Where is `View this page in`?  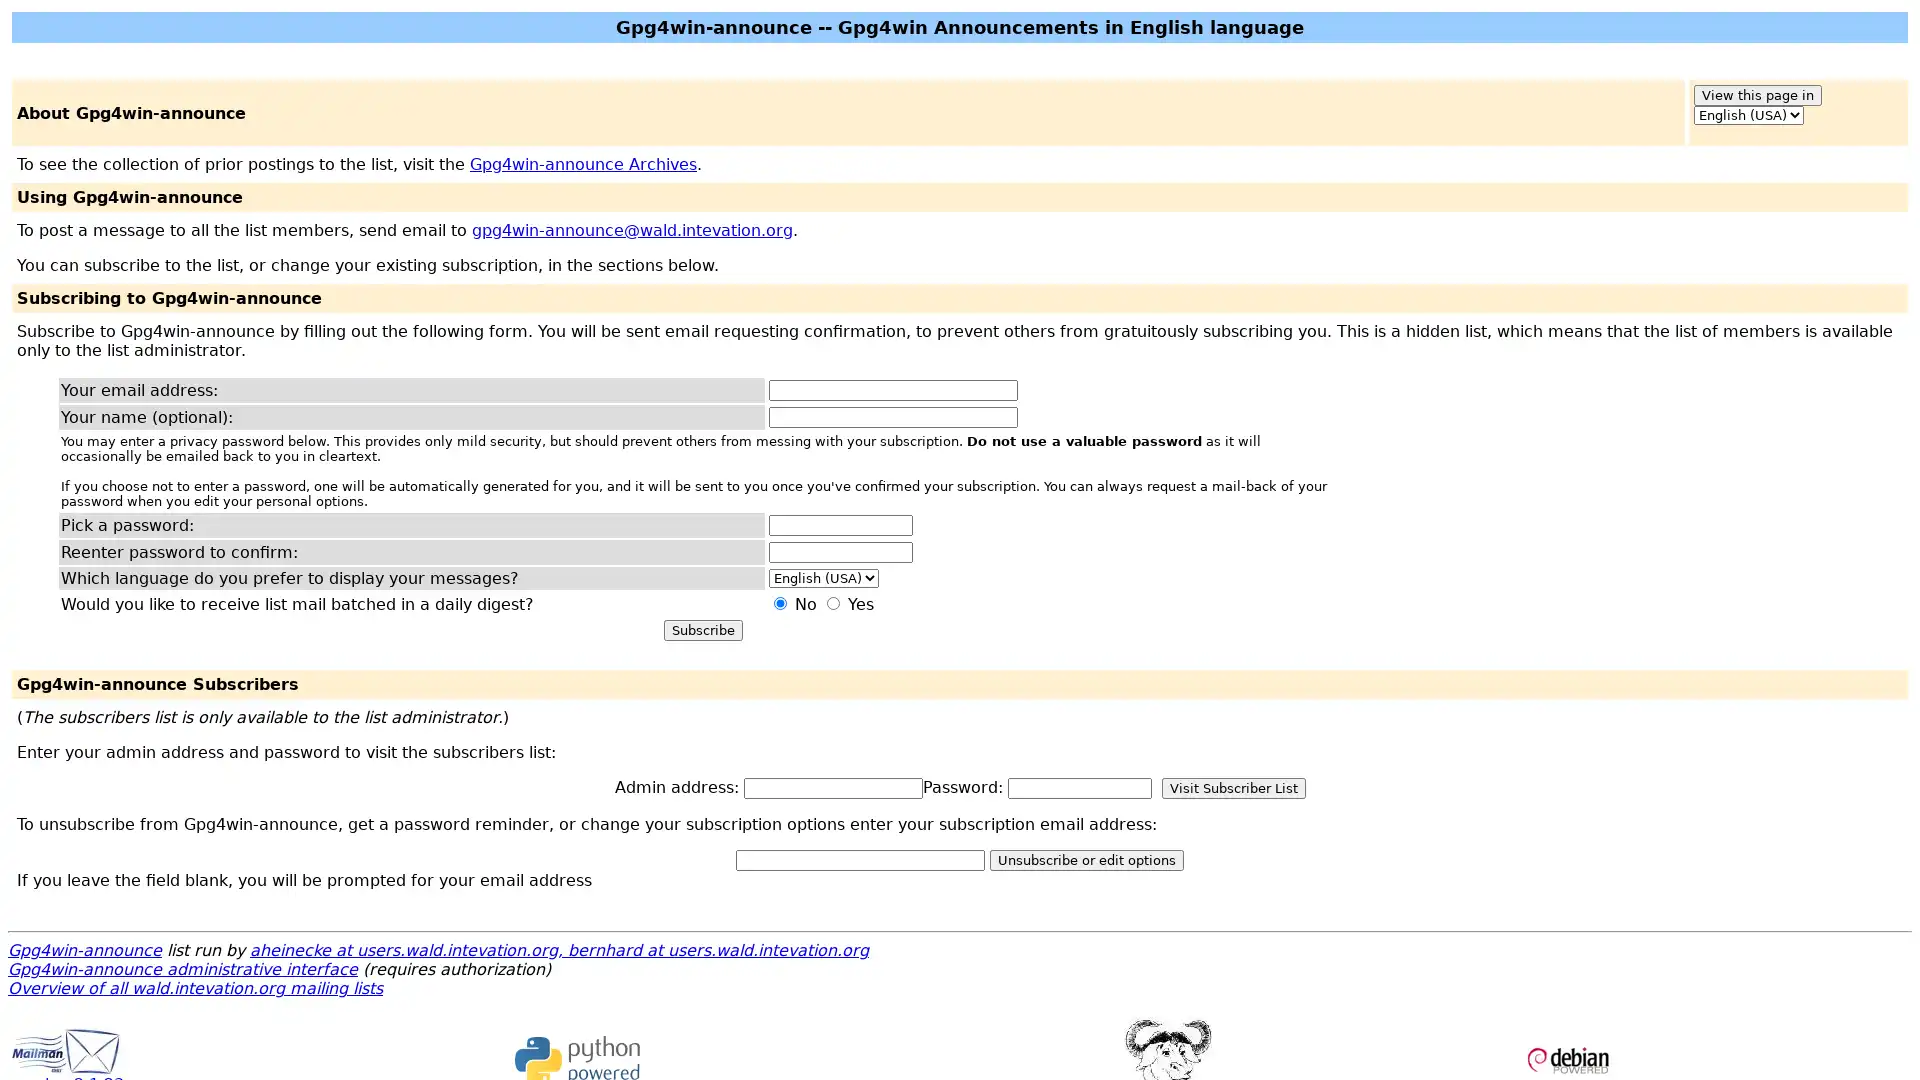 View this page in is located at coordinates (1756, 95).